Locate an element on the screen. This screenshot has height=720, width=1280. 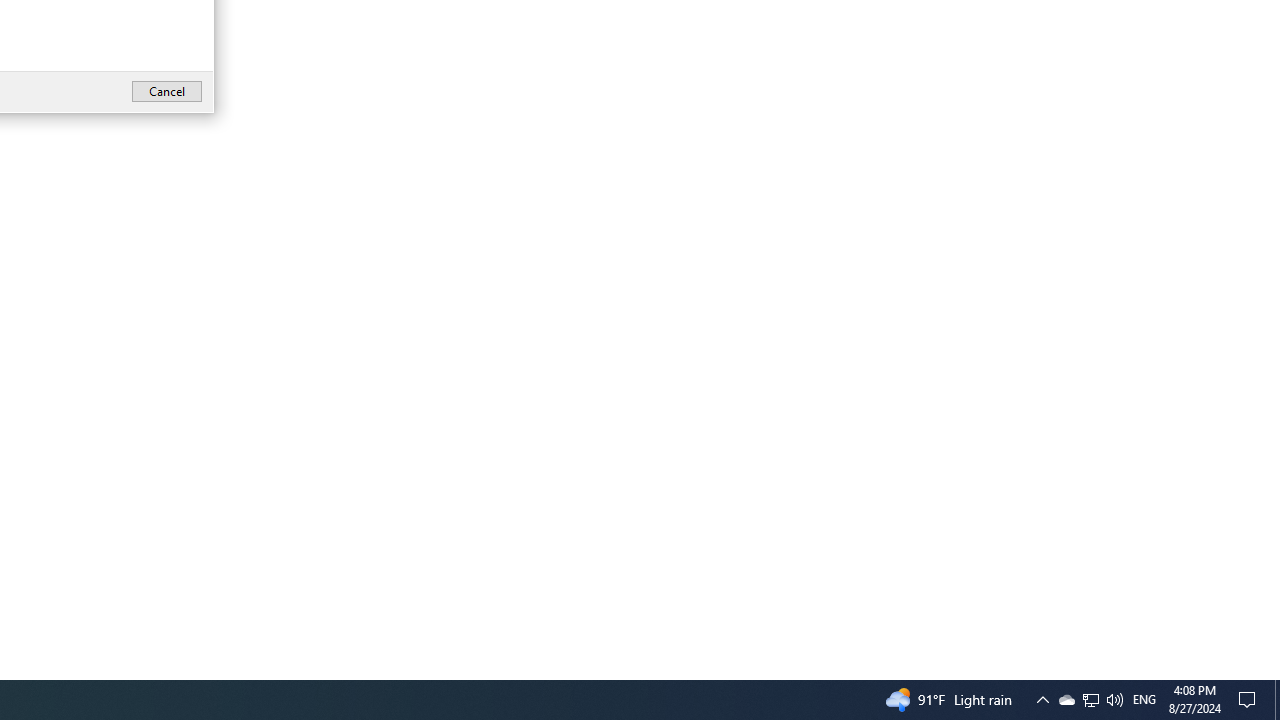
'Q2790: 100%' is located at coordinates (1065, 698).